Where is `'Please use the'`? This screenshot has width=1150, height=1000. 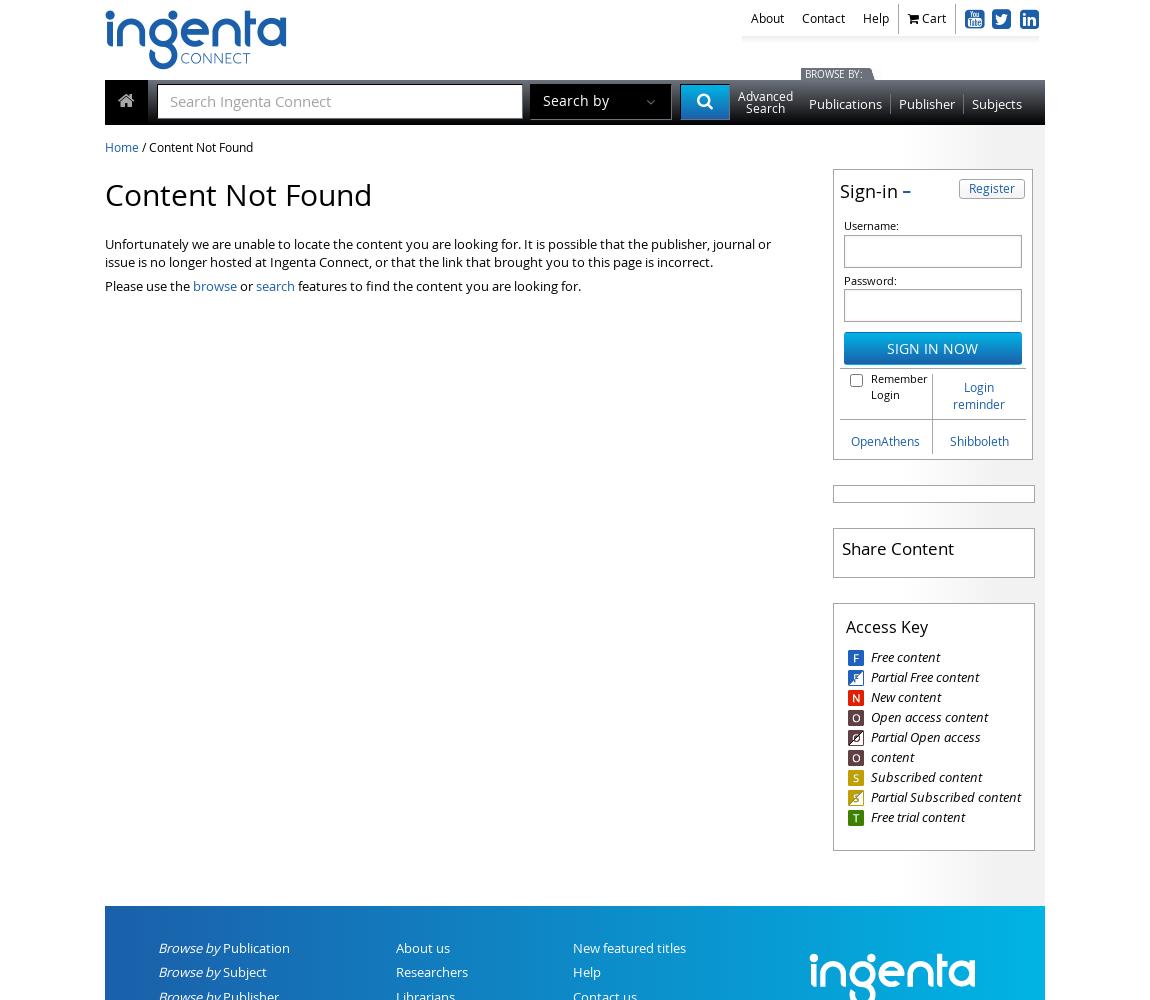 'Please use the' is located at coordinates (148, 285).